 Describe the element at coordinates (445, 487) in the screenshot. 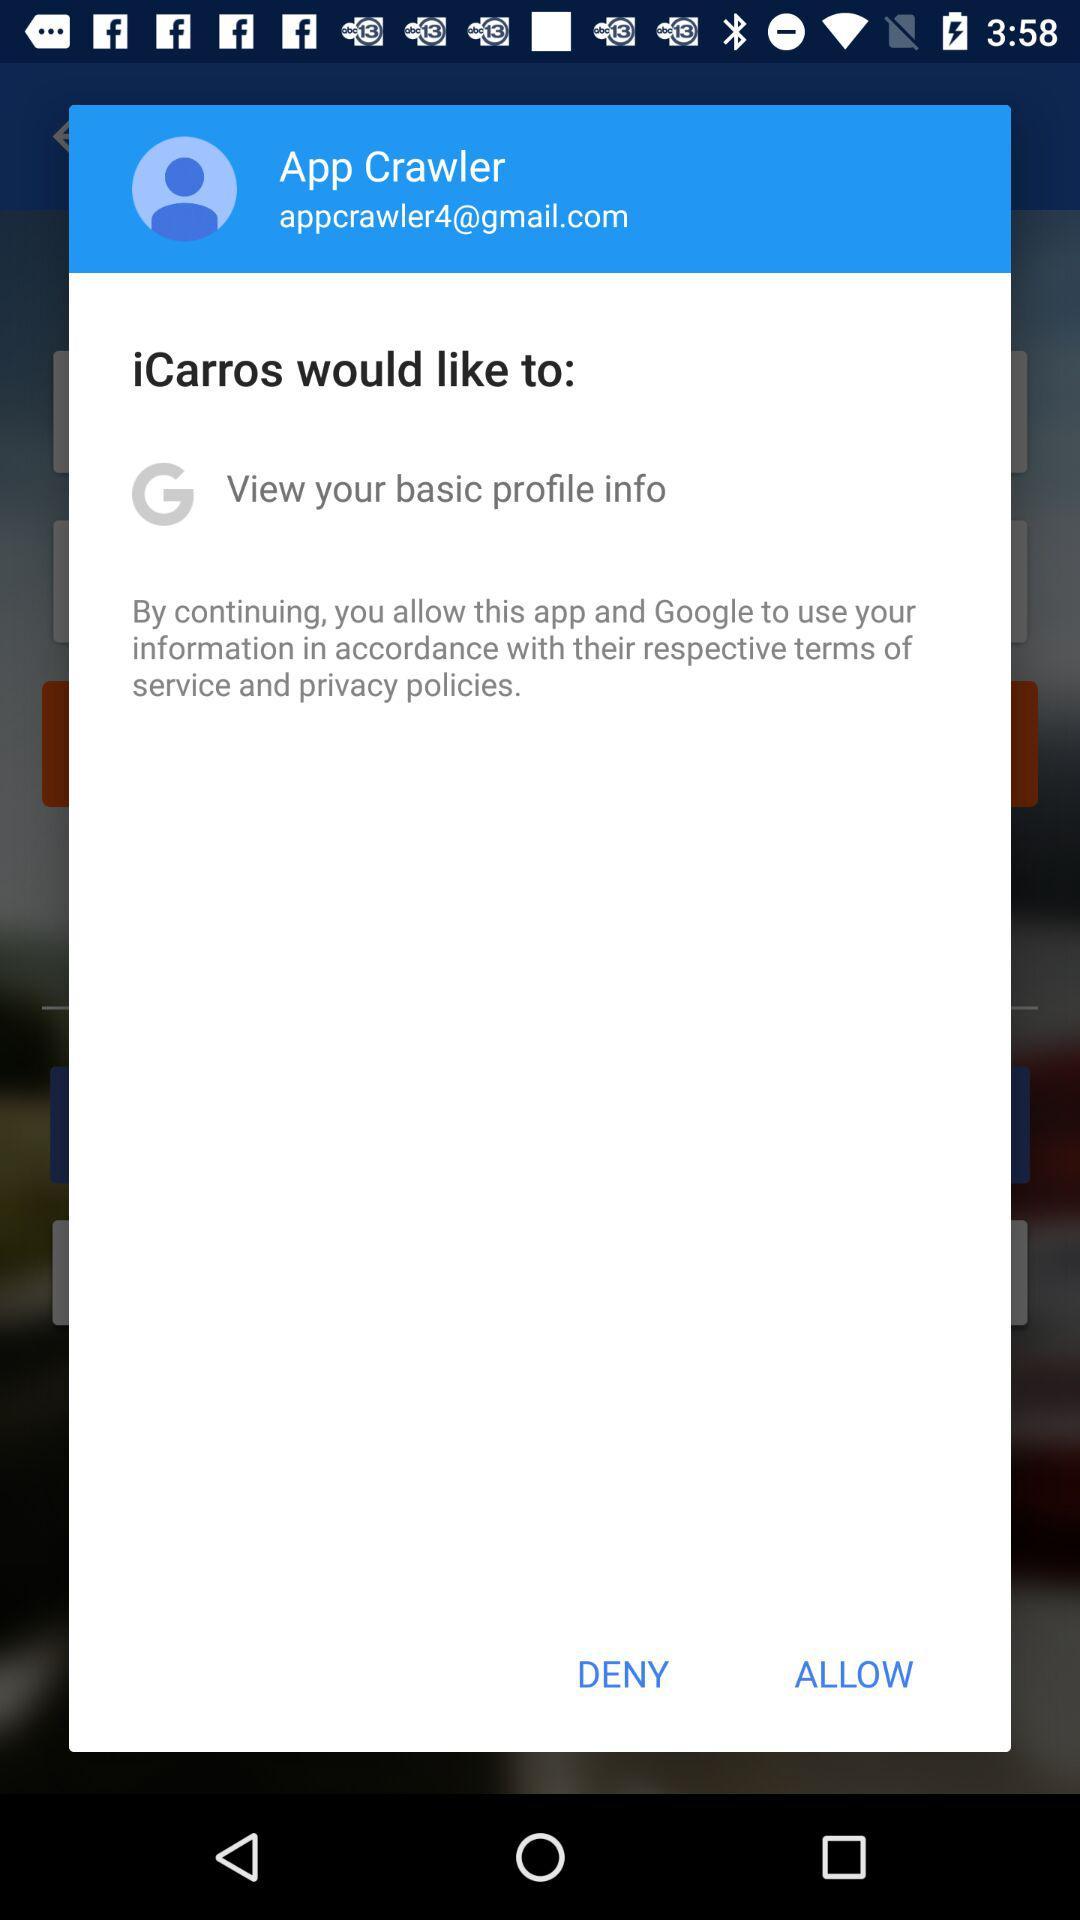

I see `the icon above by continuing you icon` at that location.